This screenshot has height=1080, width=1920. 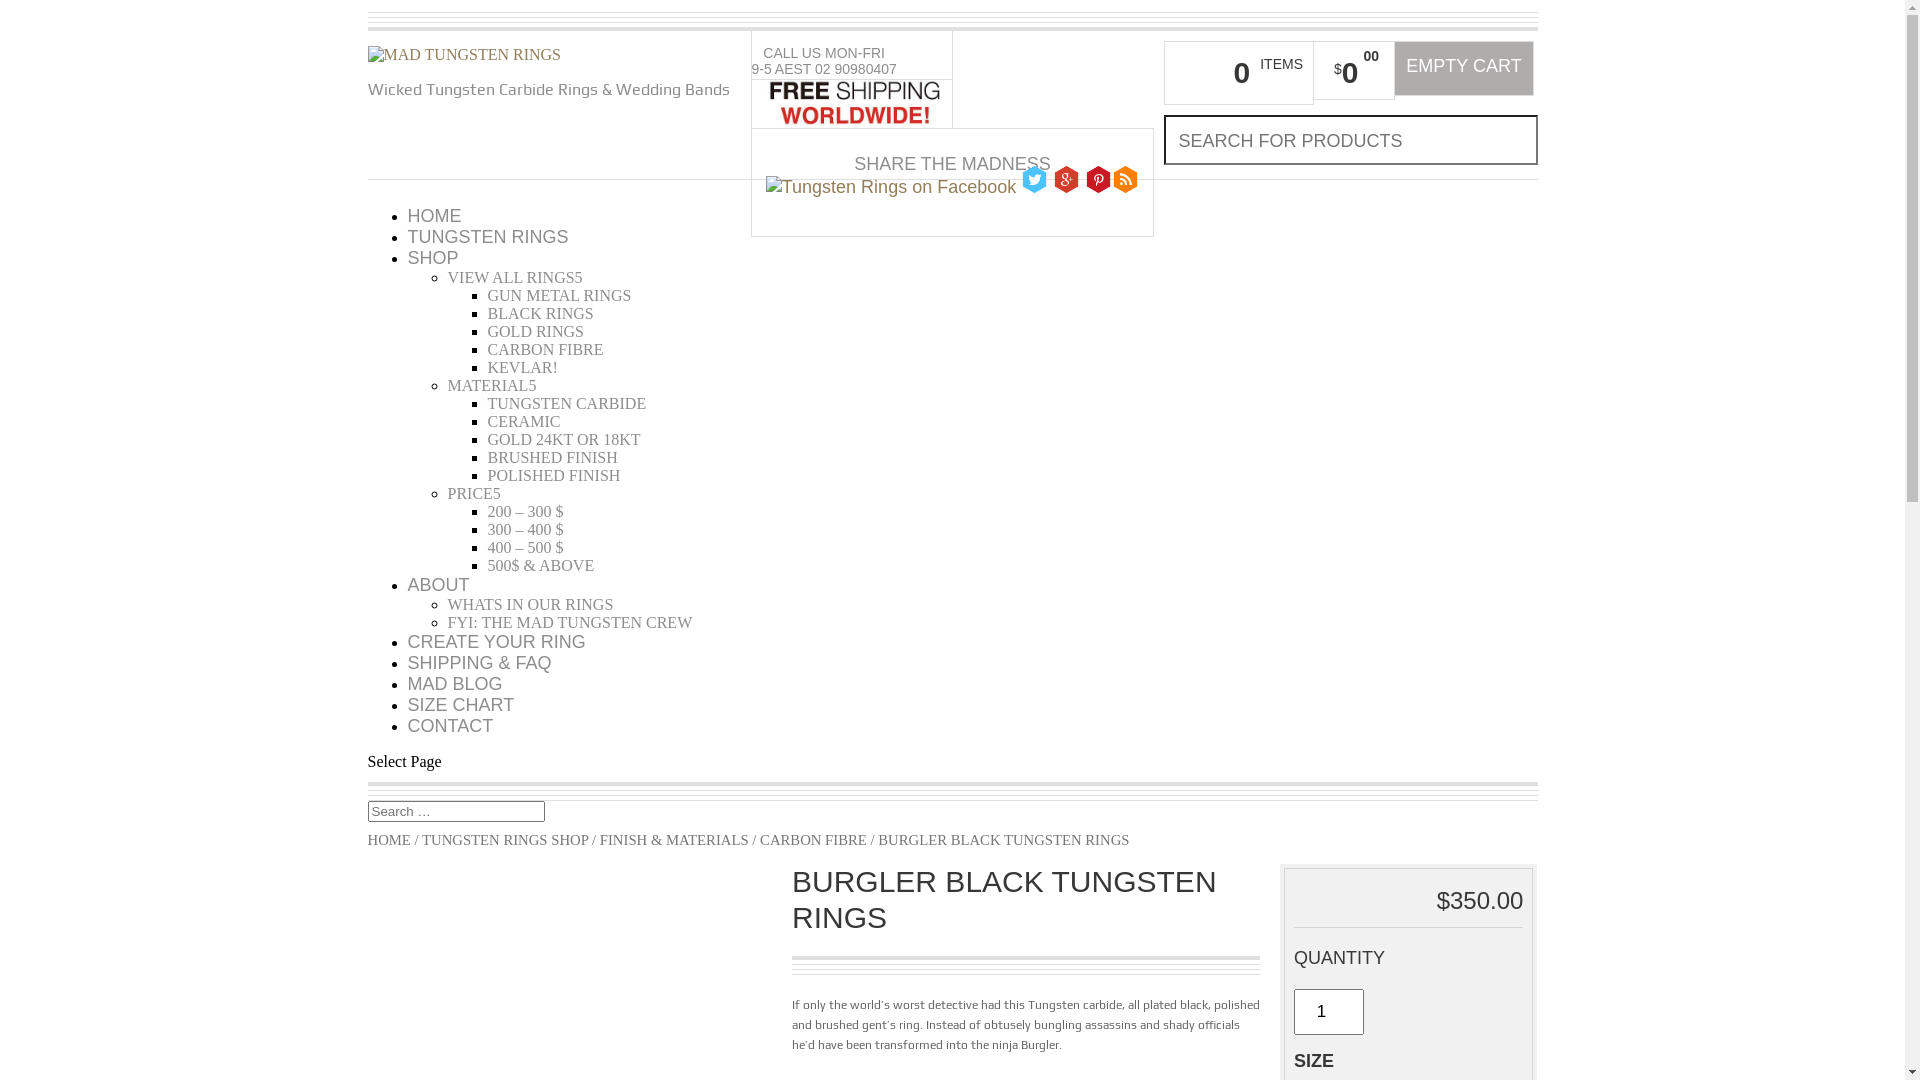 What do you see at coordinates (541, 565) in the screenshot?
I see `'500$ & ABOVE'` at bounding box center [541, 565].